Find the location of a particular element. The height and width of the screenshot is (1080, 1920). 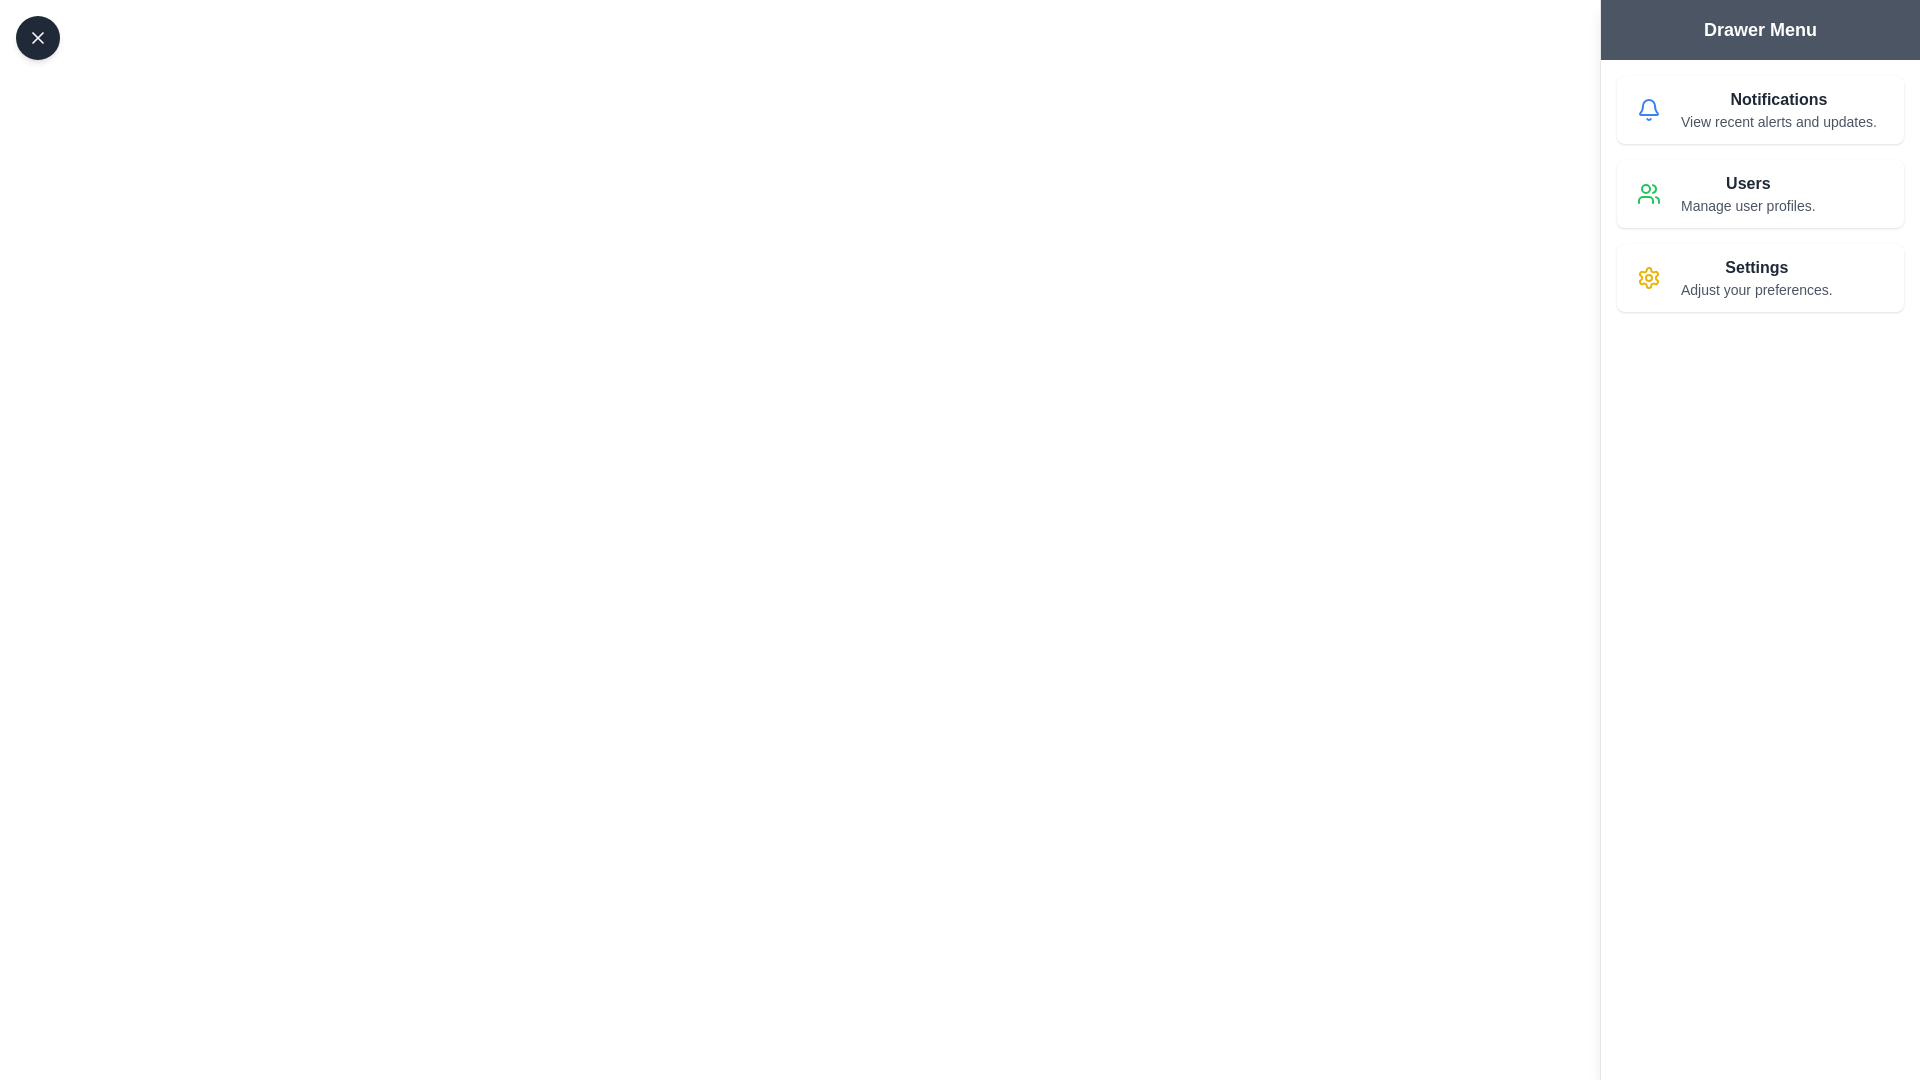

the menu item Users from the drawer menu is located at coordinates (1760, 193).